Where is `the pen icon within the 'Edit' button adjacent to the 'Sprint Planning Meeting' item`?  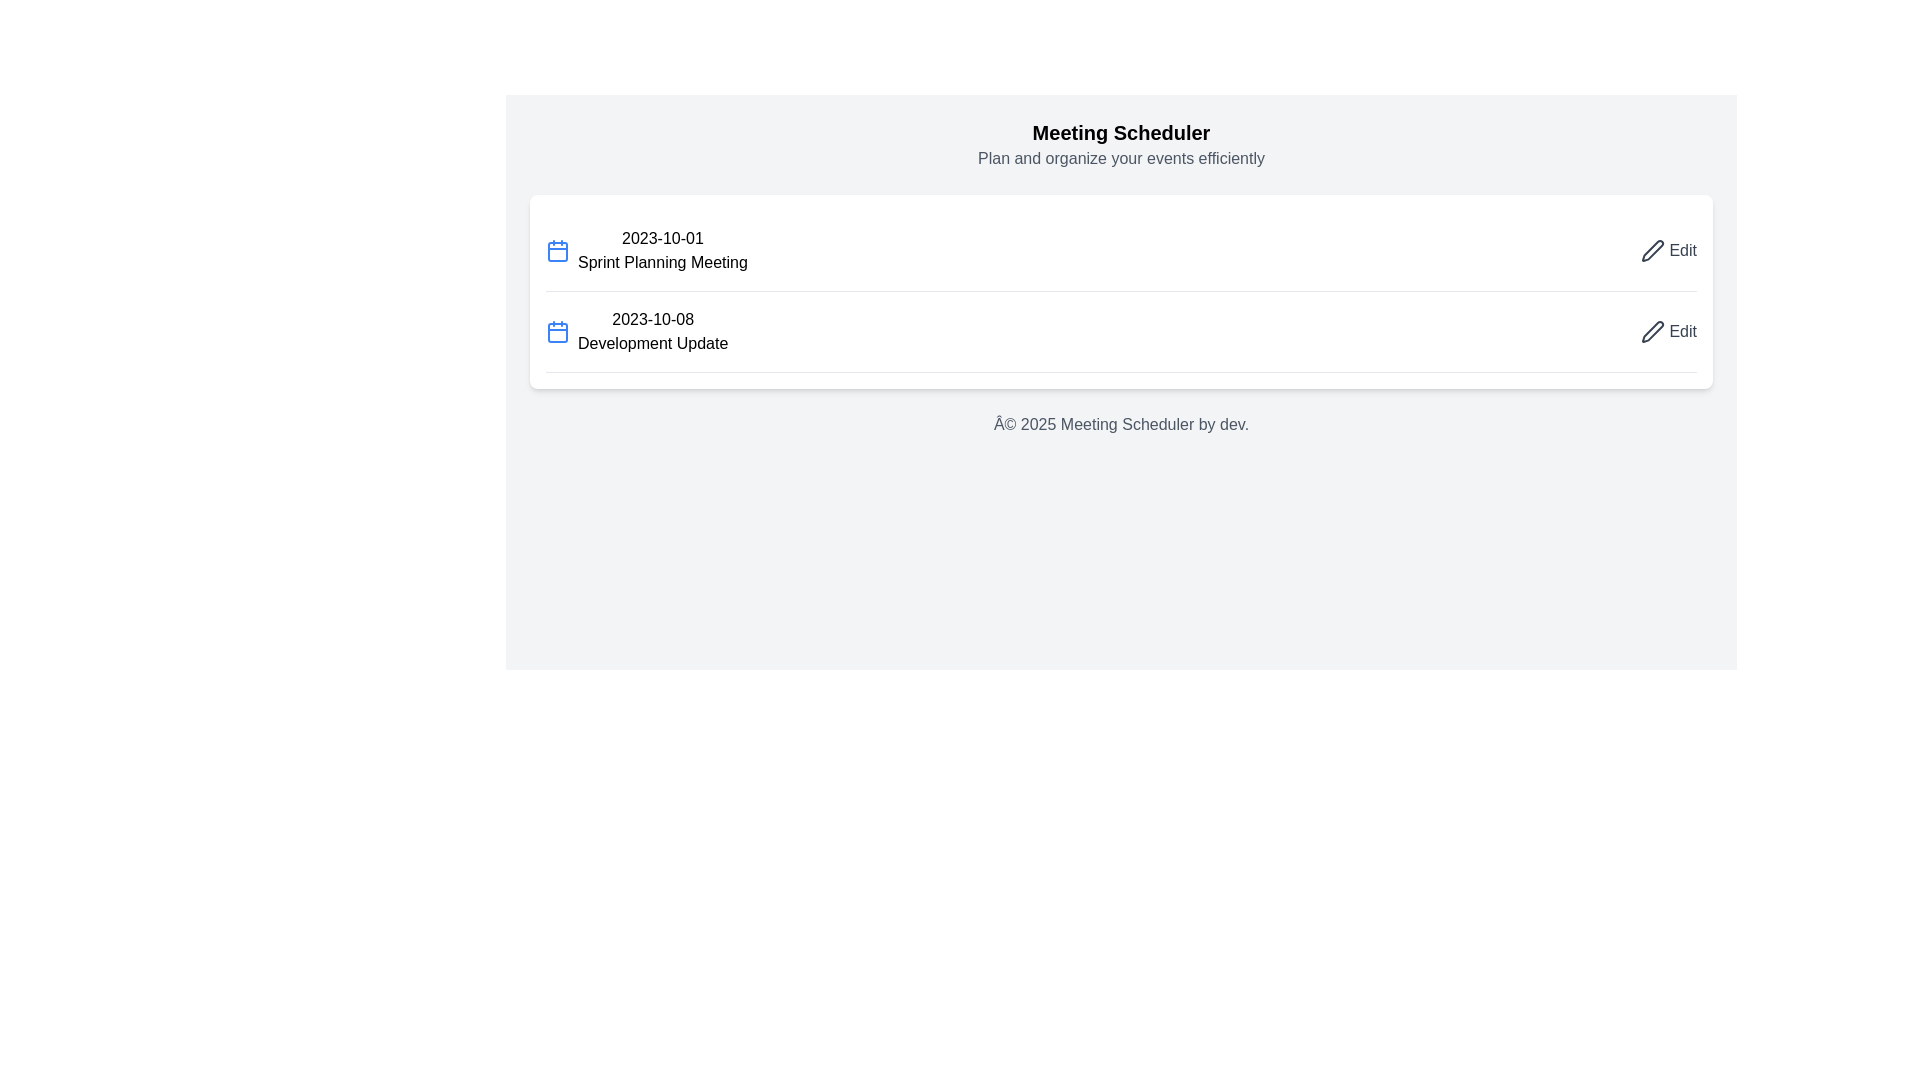
the pen icon within the 'Edit' button adjacent to the 'Sprint Planning Meeting' item is located at coordinates (1653, 330).